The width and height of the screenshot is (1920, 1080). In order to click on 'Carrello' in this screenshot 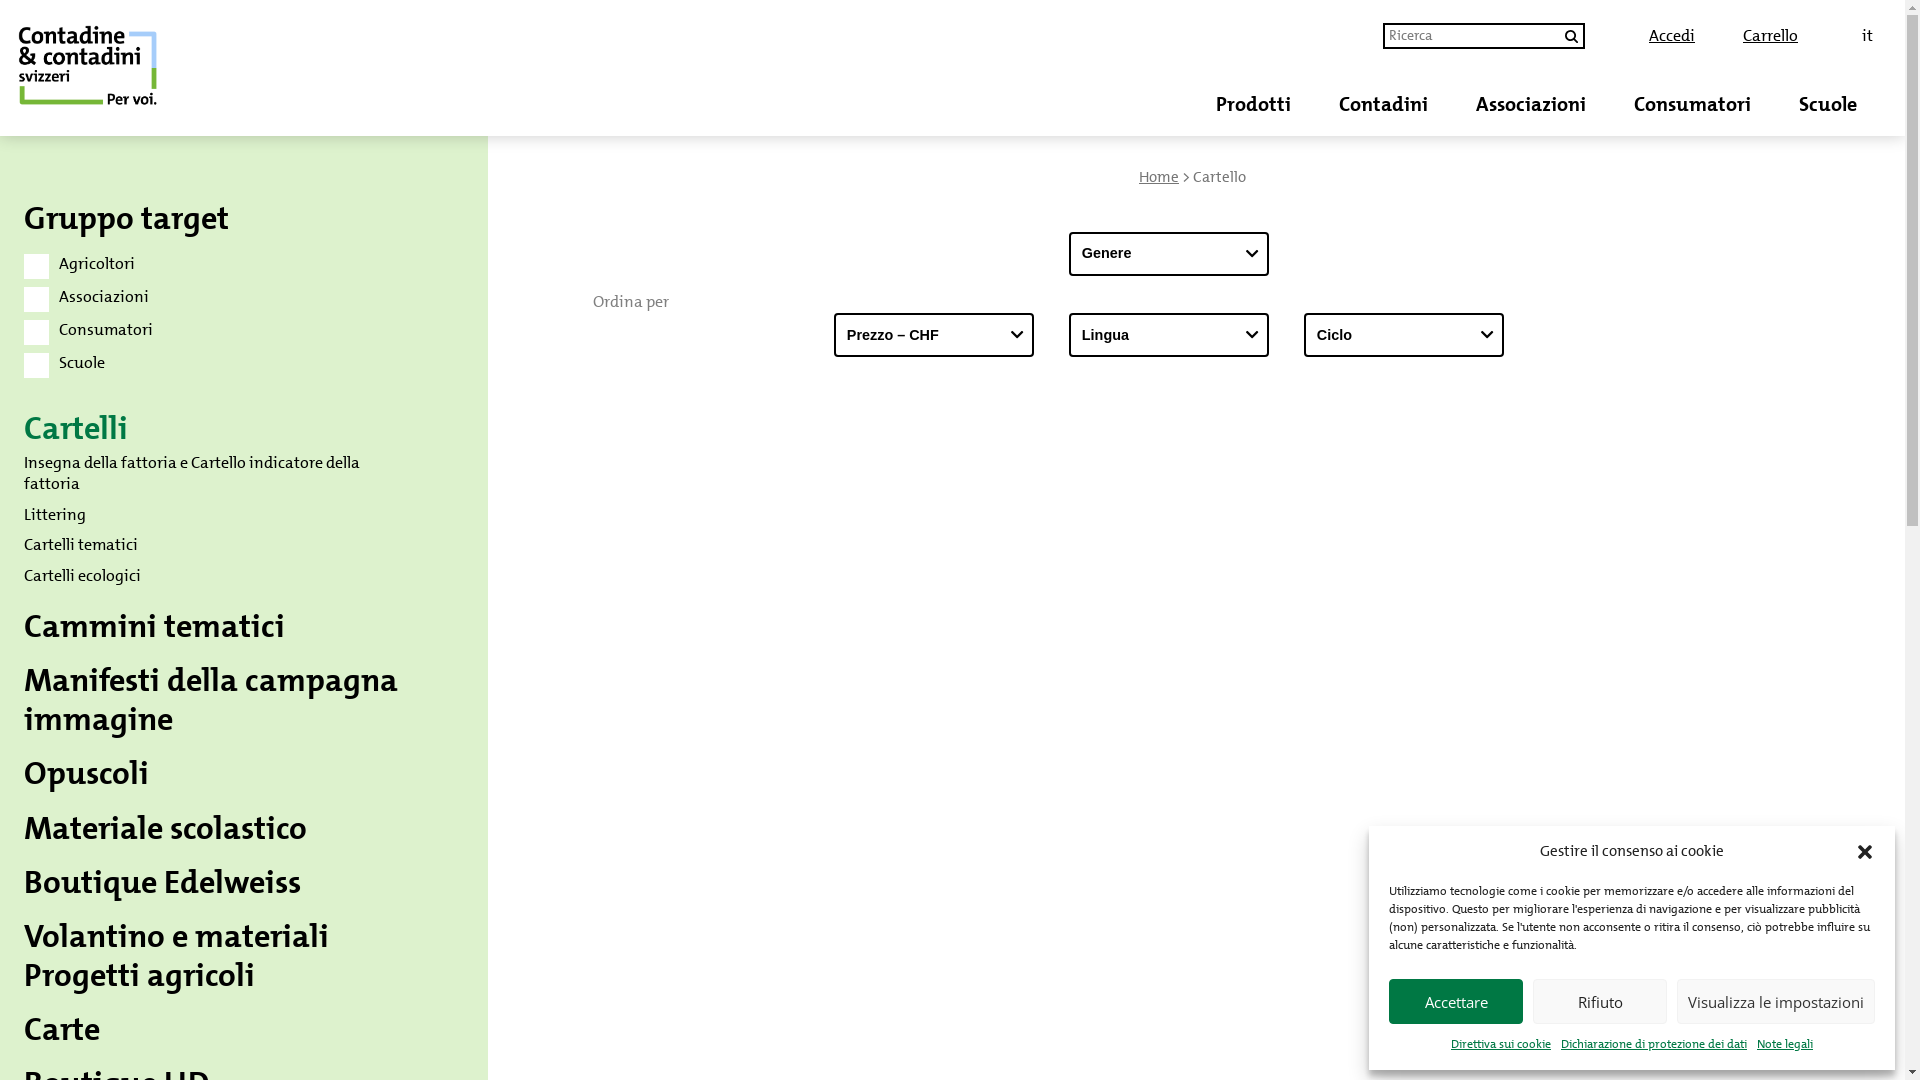, I will do `click(1770, 35)`.